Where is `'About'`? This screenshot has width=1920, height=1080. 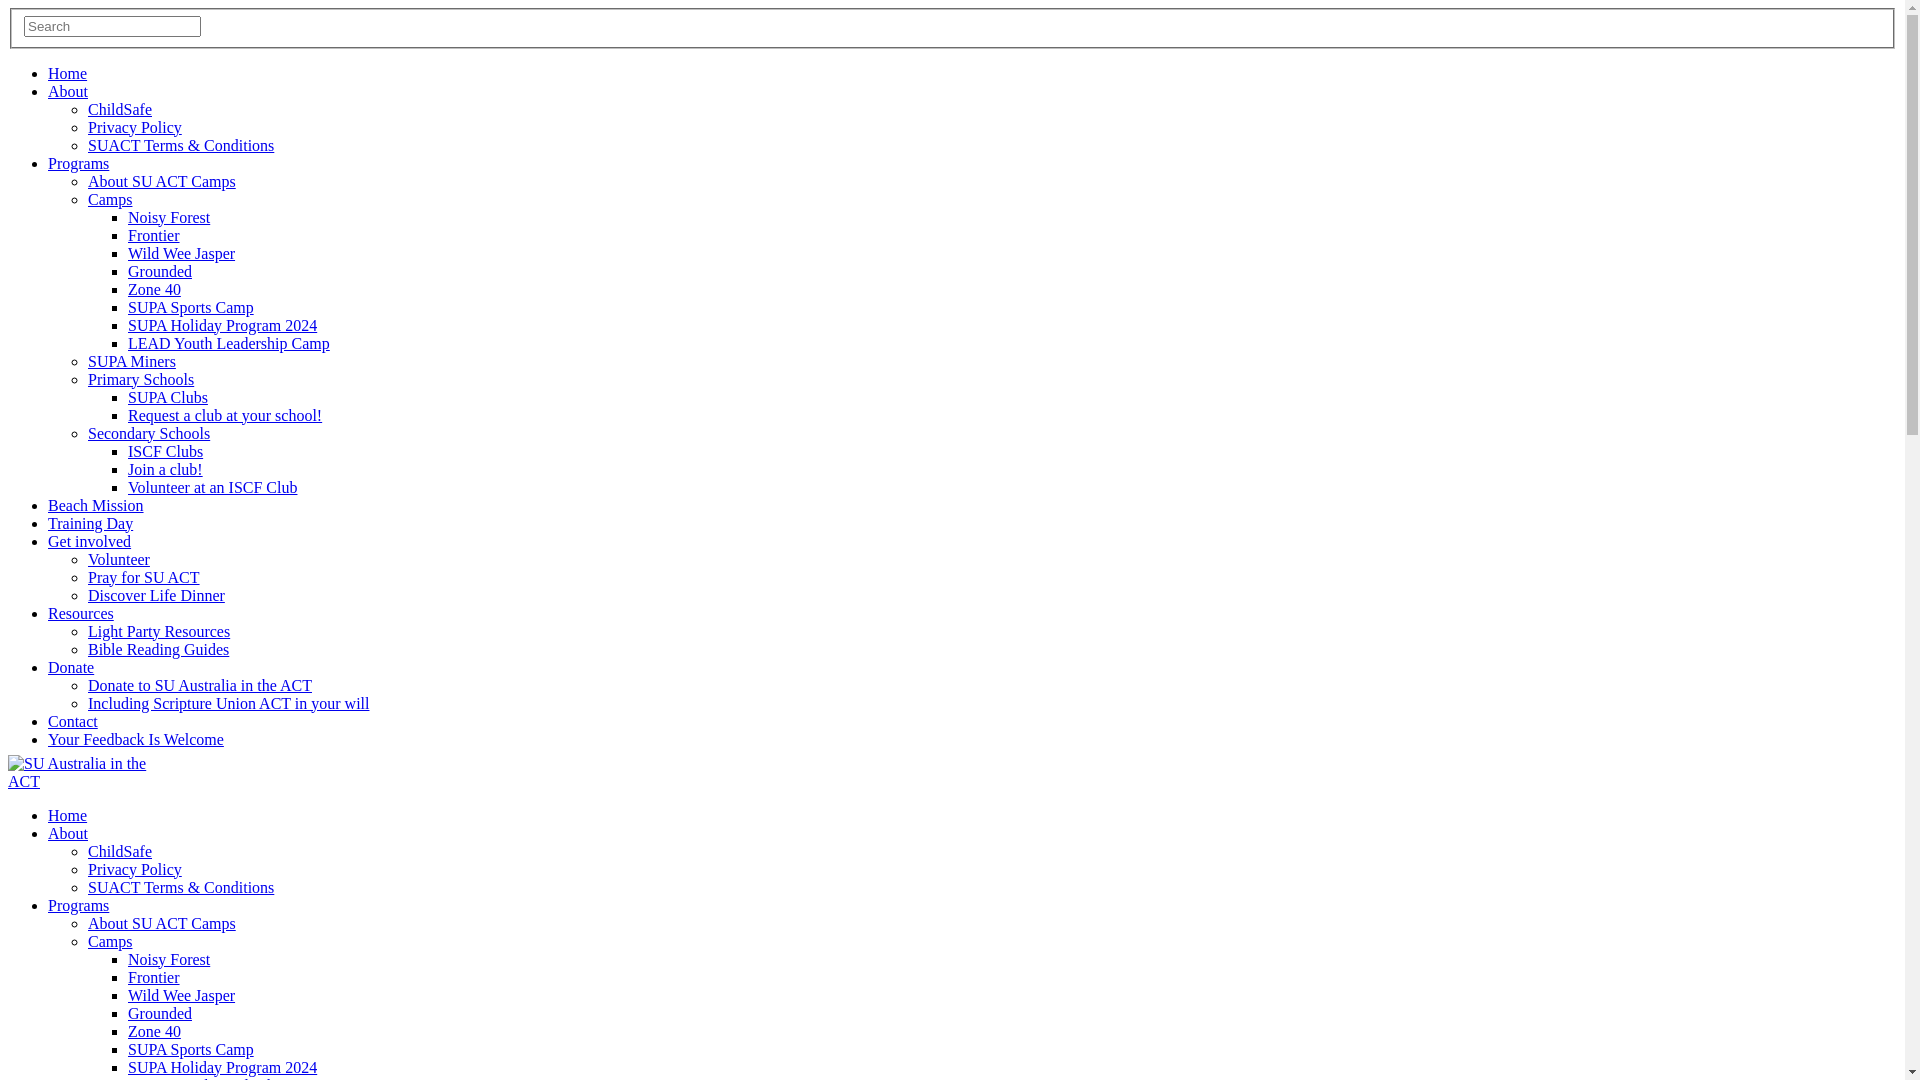
'About' is located at coordinates (67, 833).